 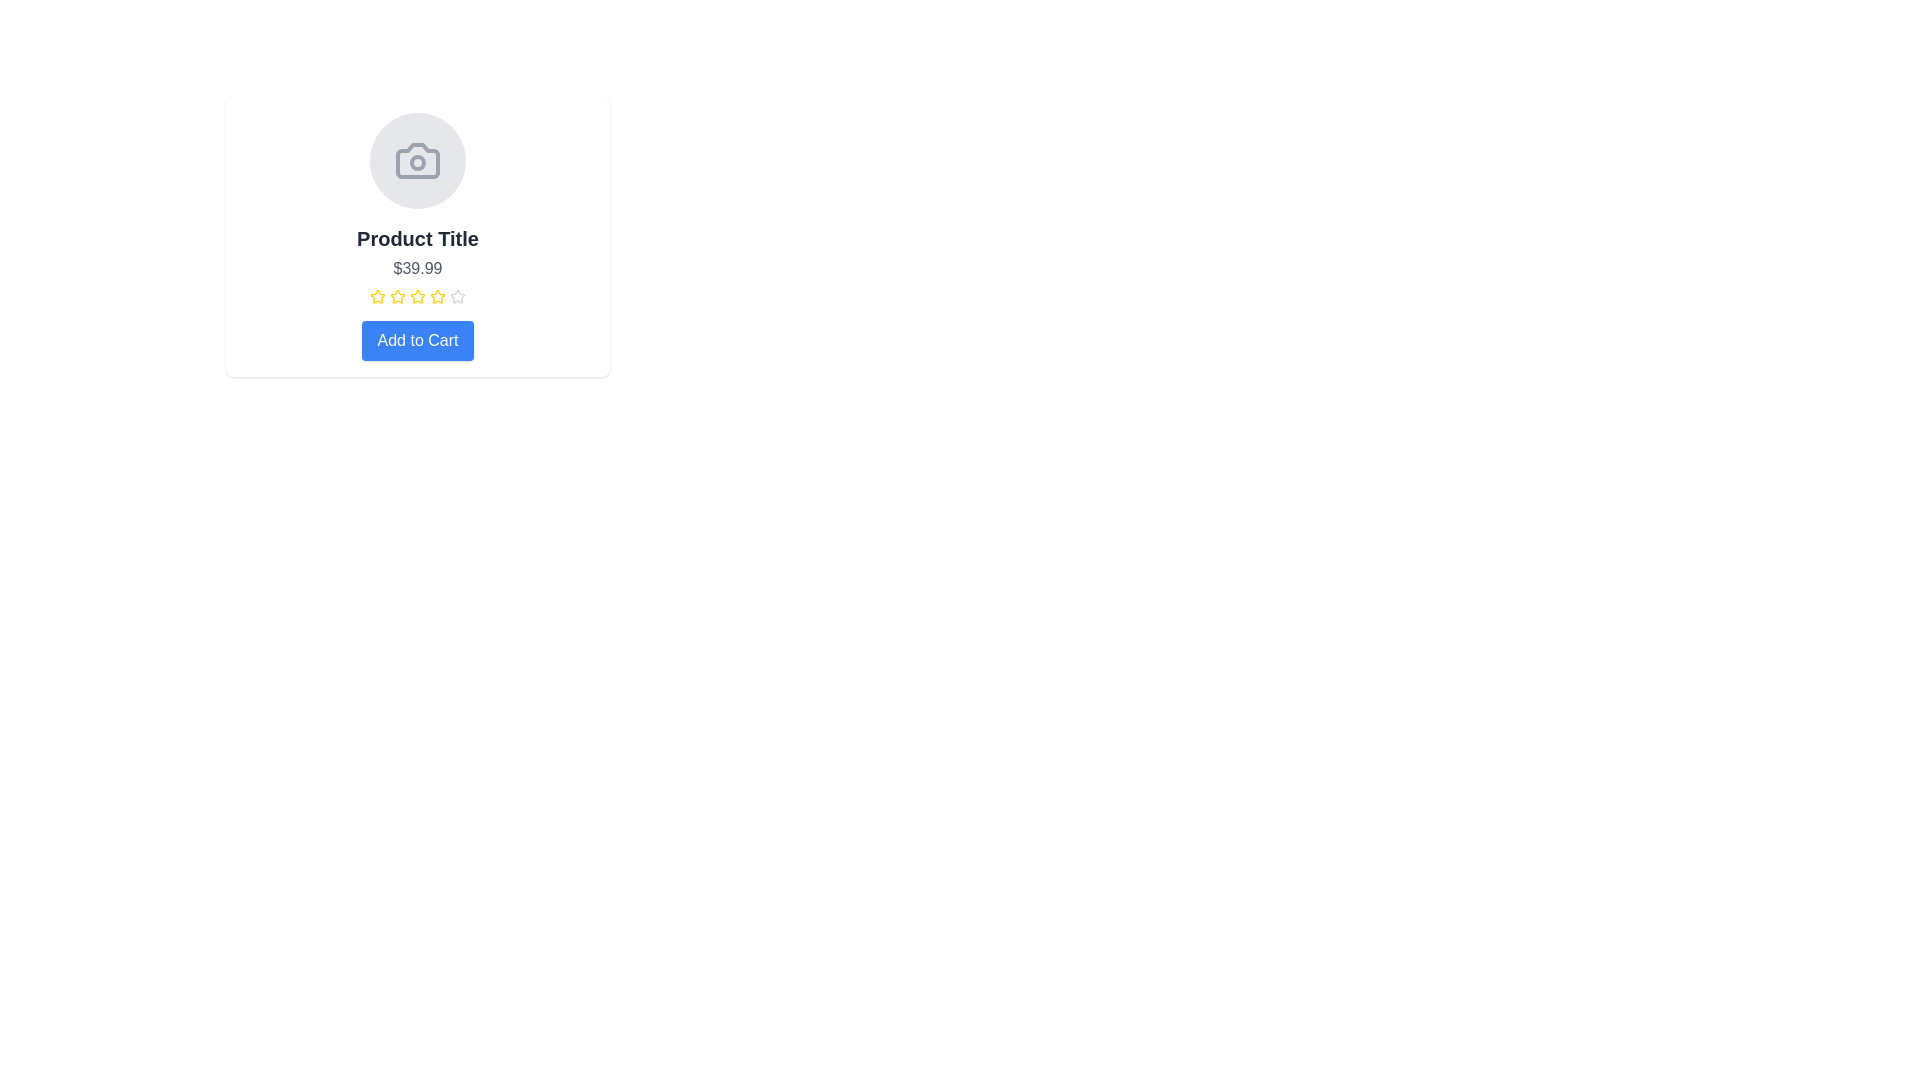 What do you see at coordinates (416, 339) in the screenshot?
I see `the button located centrally beneath the rating stars and the price text '$39.99'` at bounding box center [416, 339].